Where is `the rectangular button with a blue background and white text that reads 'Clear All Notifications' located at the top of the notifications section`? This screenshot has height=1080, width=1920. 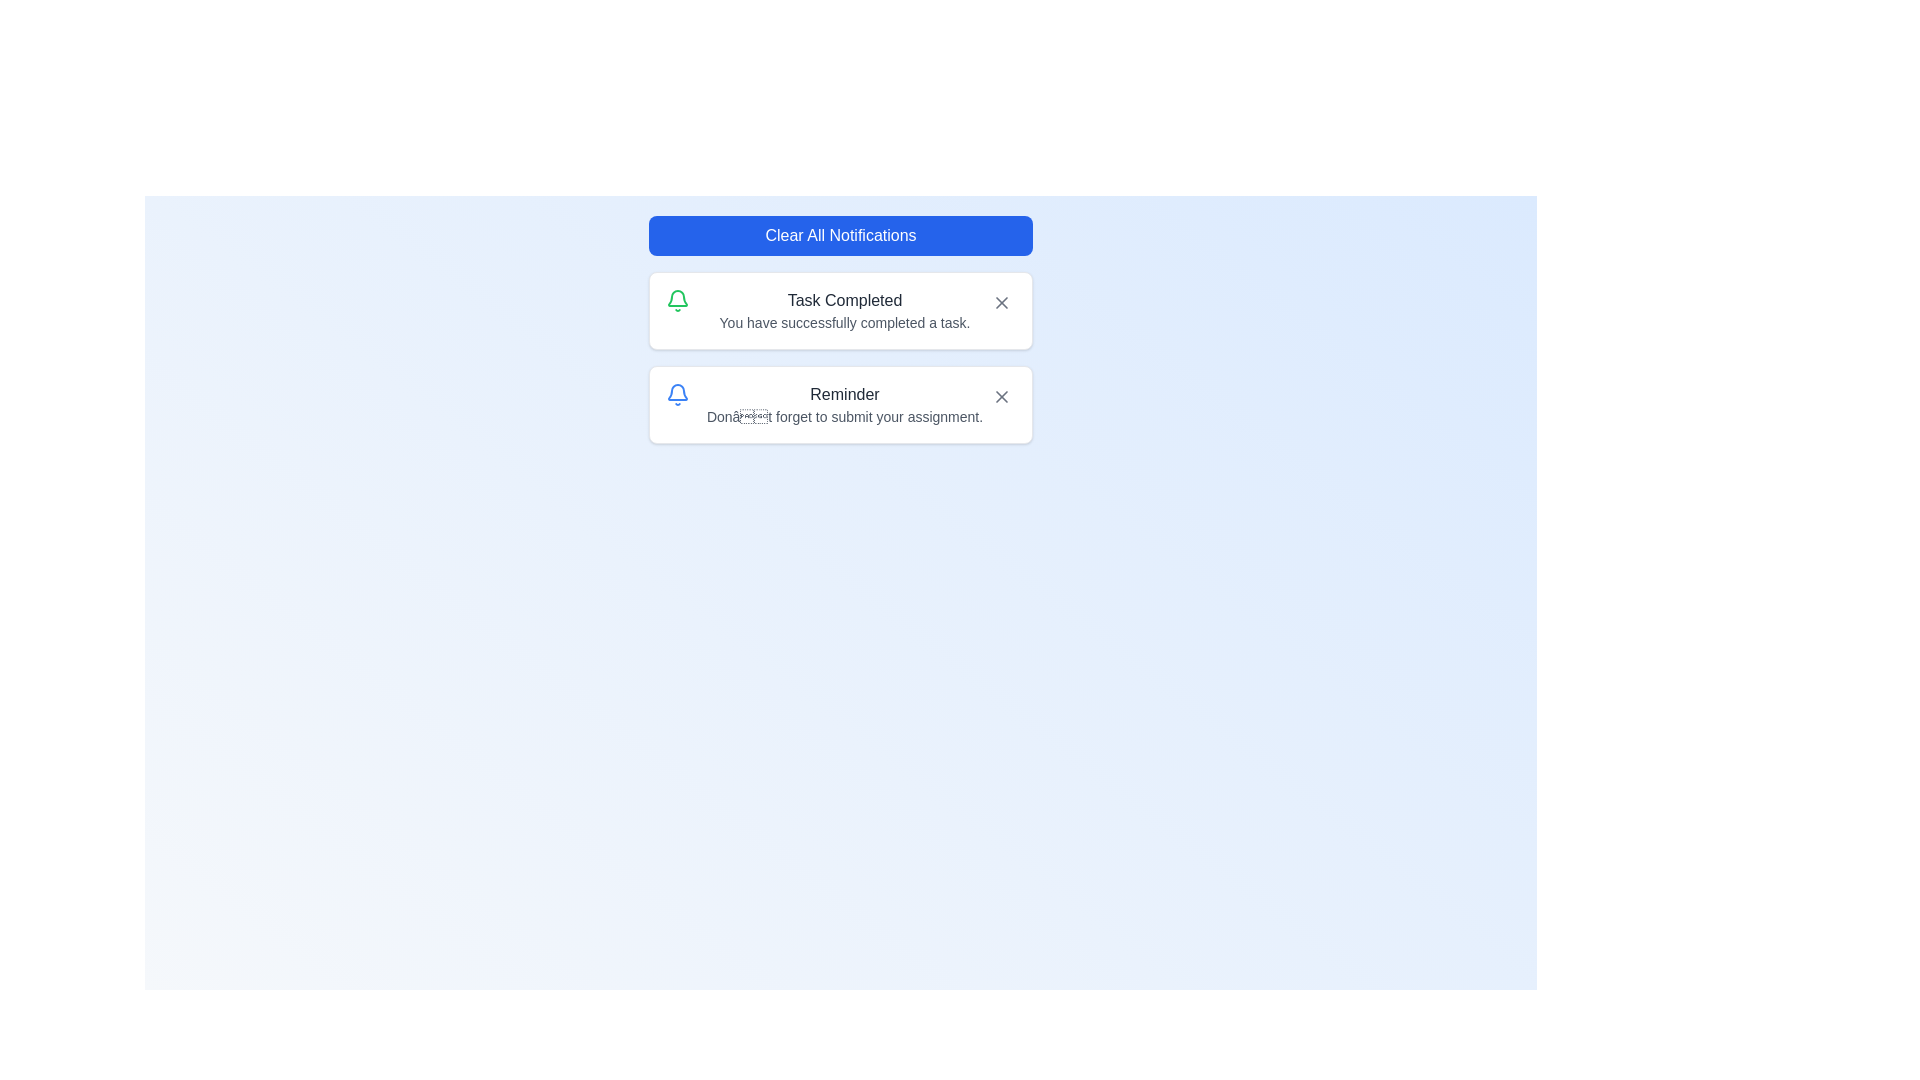
the rectangular button with a blue background and white text that reads 'Clear All Notifications' located at the top of the notifications section is located at coordinates (840, 234).